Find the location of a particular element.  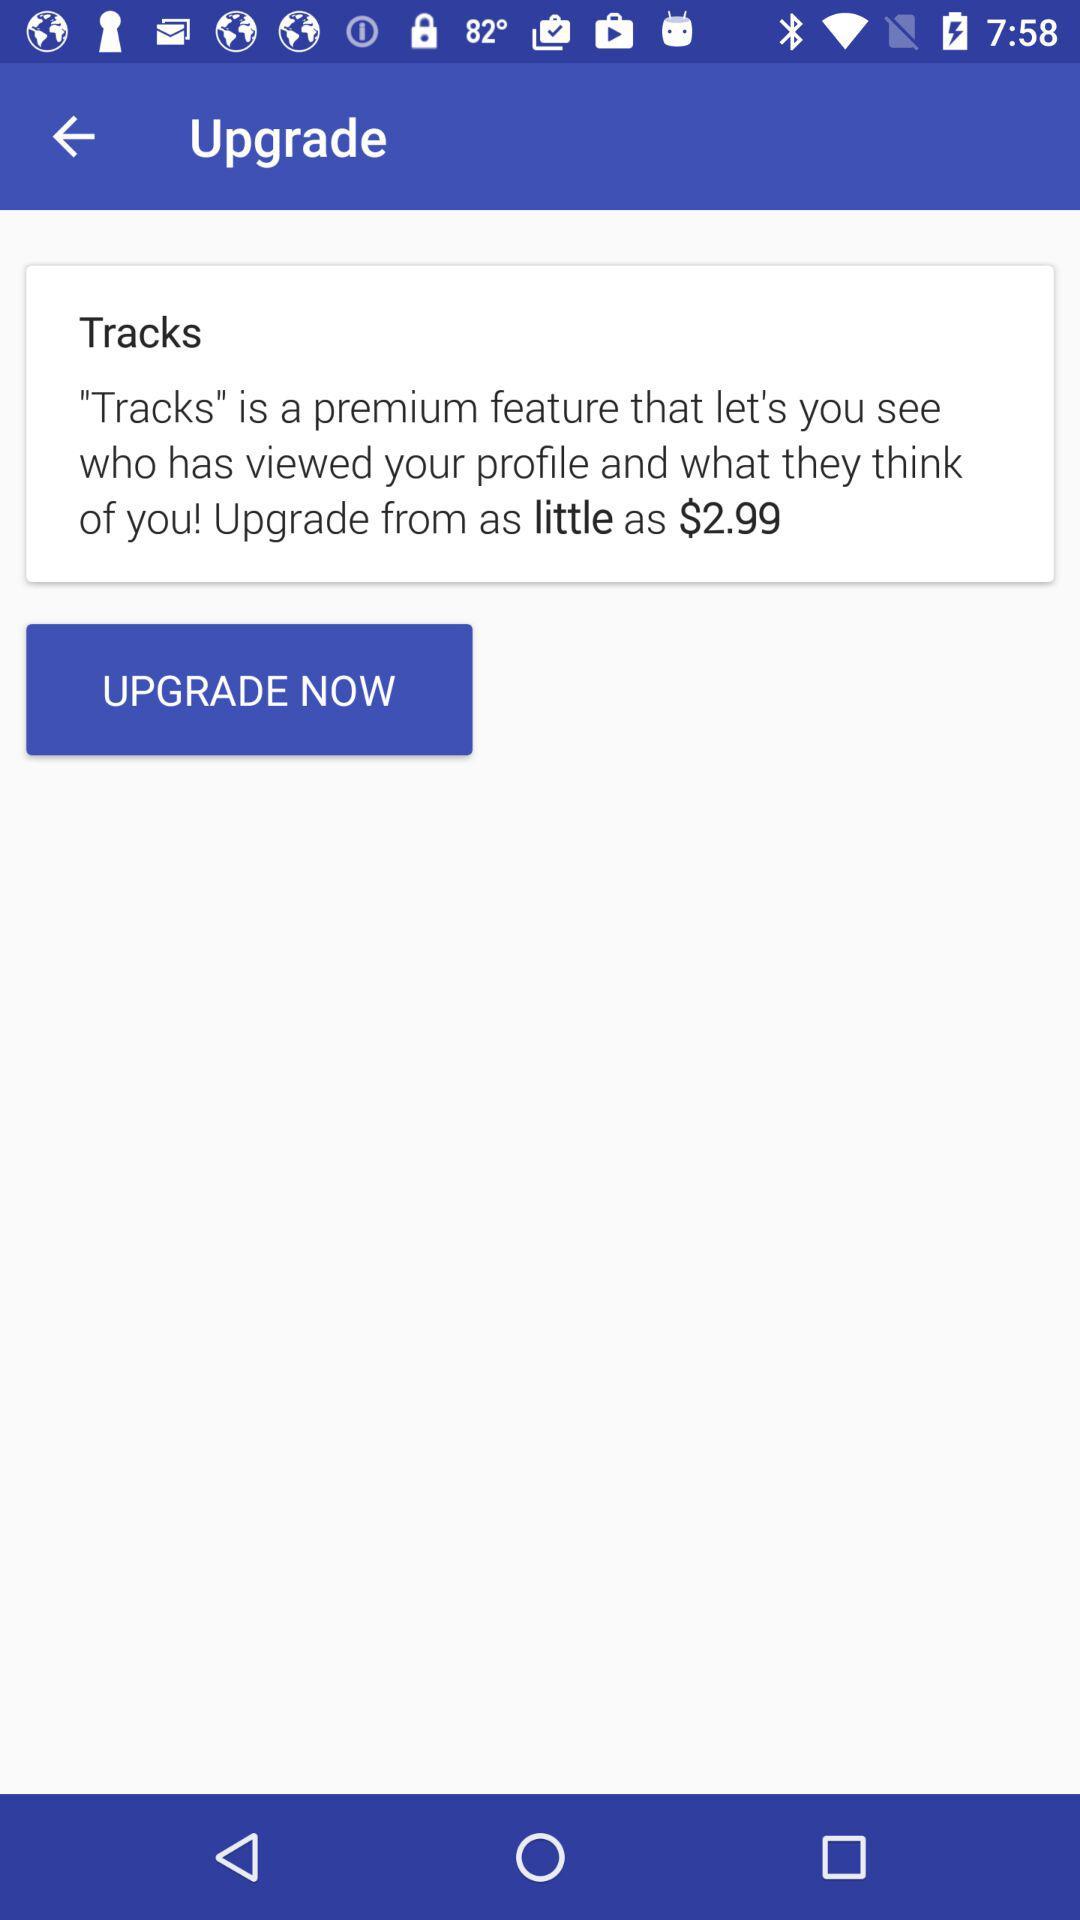

icon to the left of the upgrade is located at coordinates (72, 135).